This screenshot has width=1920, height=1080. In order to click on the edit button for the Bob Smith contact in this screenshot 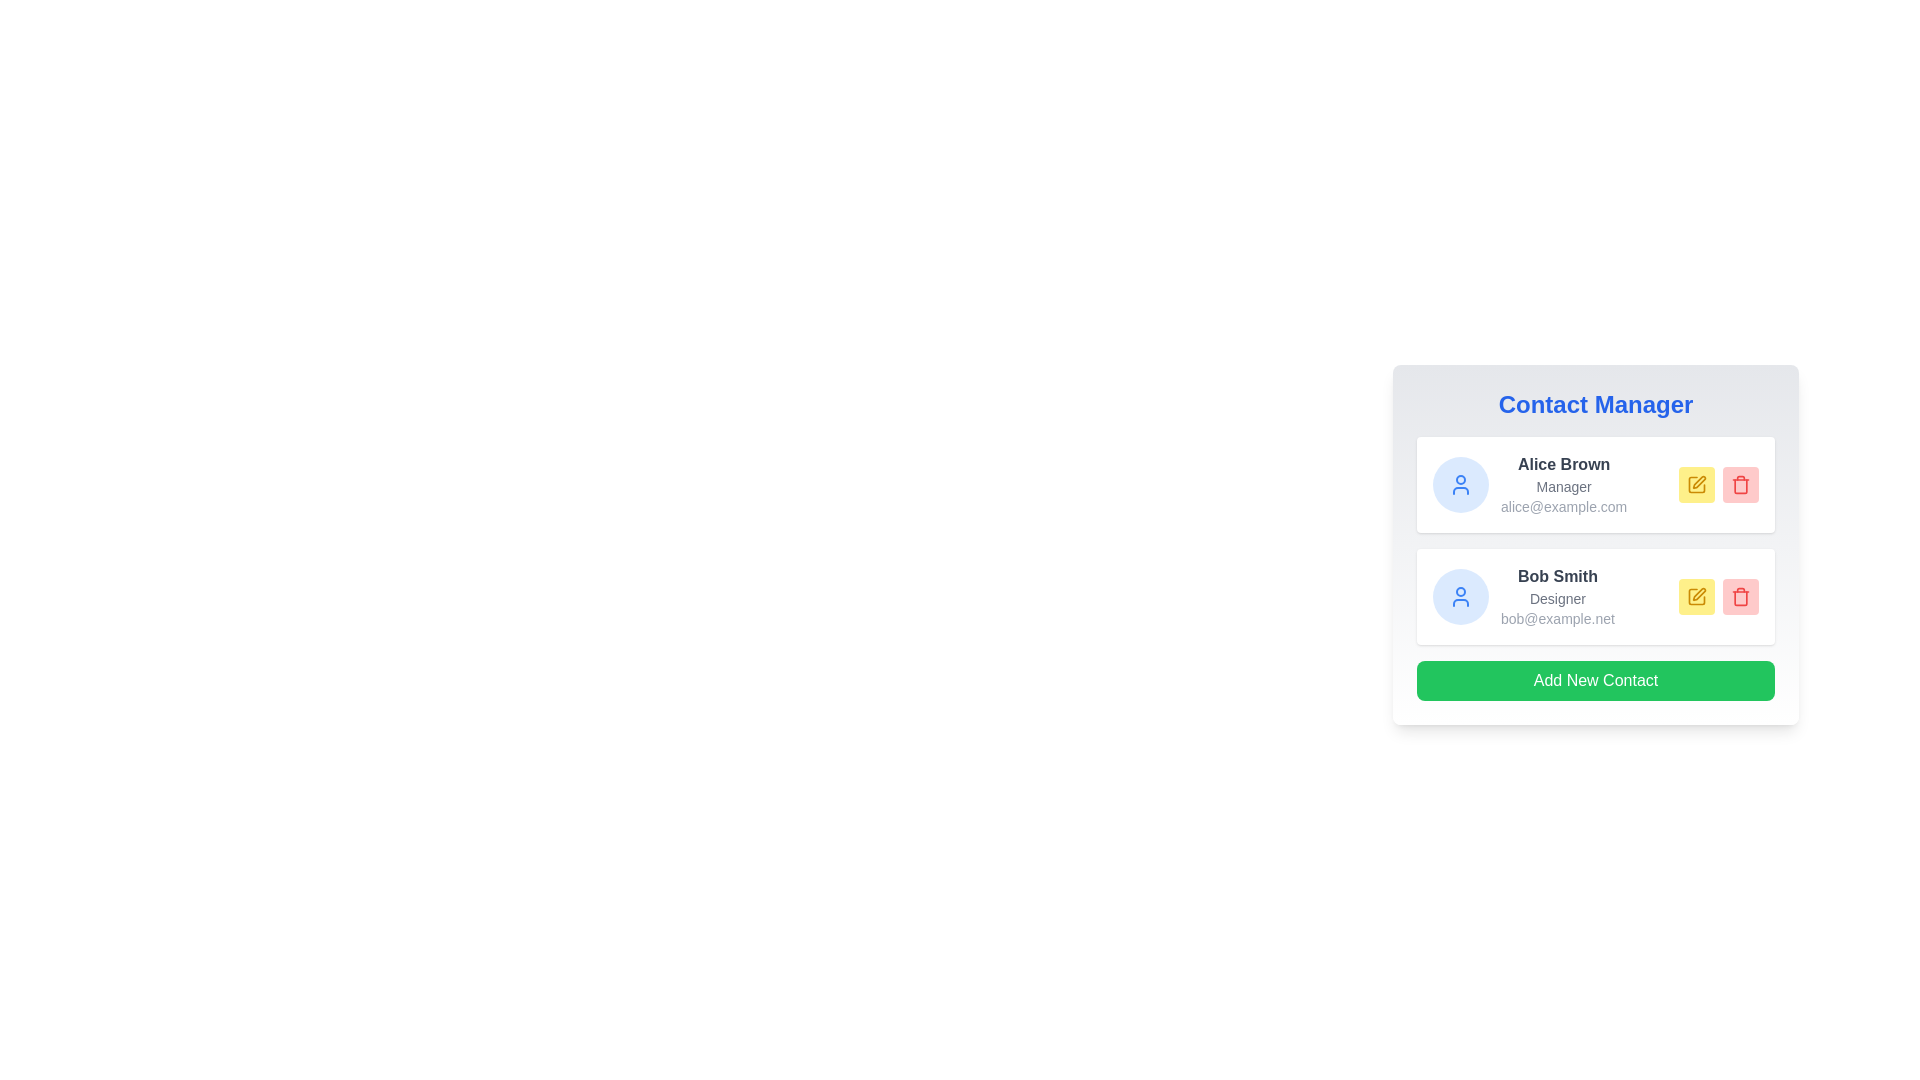, I will do `click(1696, 596)`.